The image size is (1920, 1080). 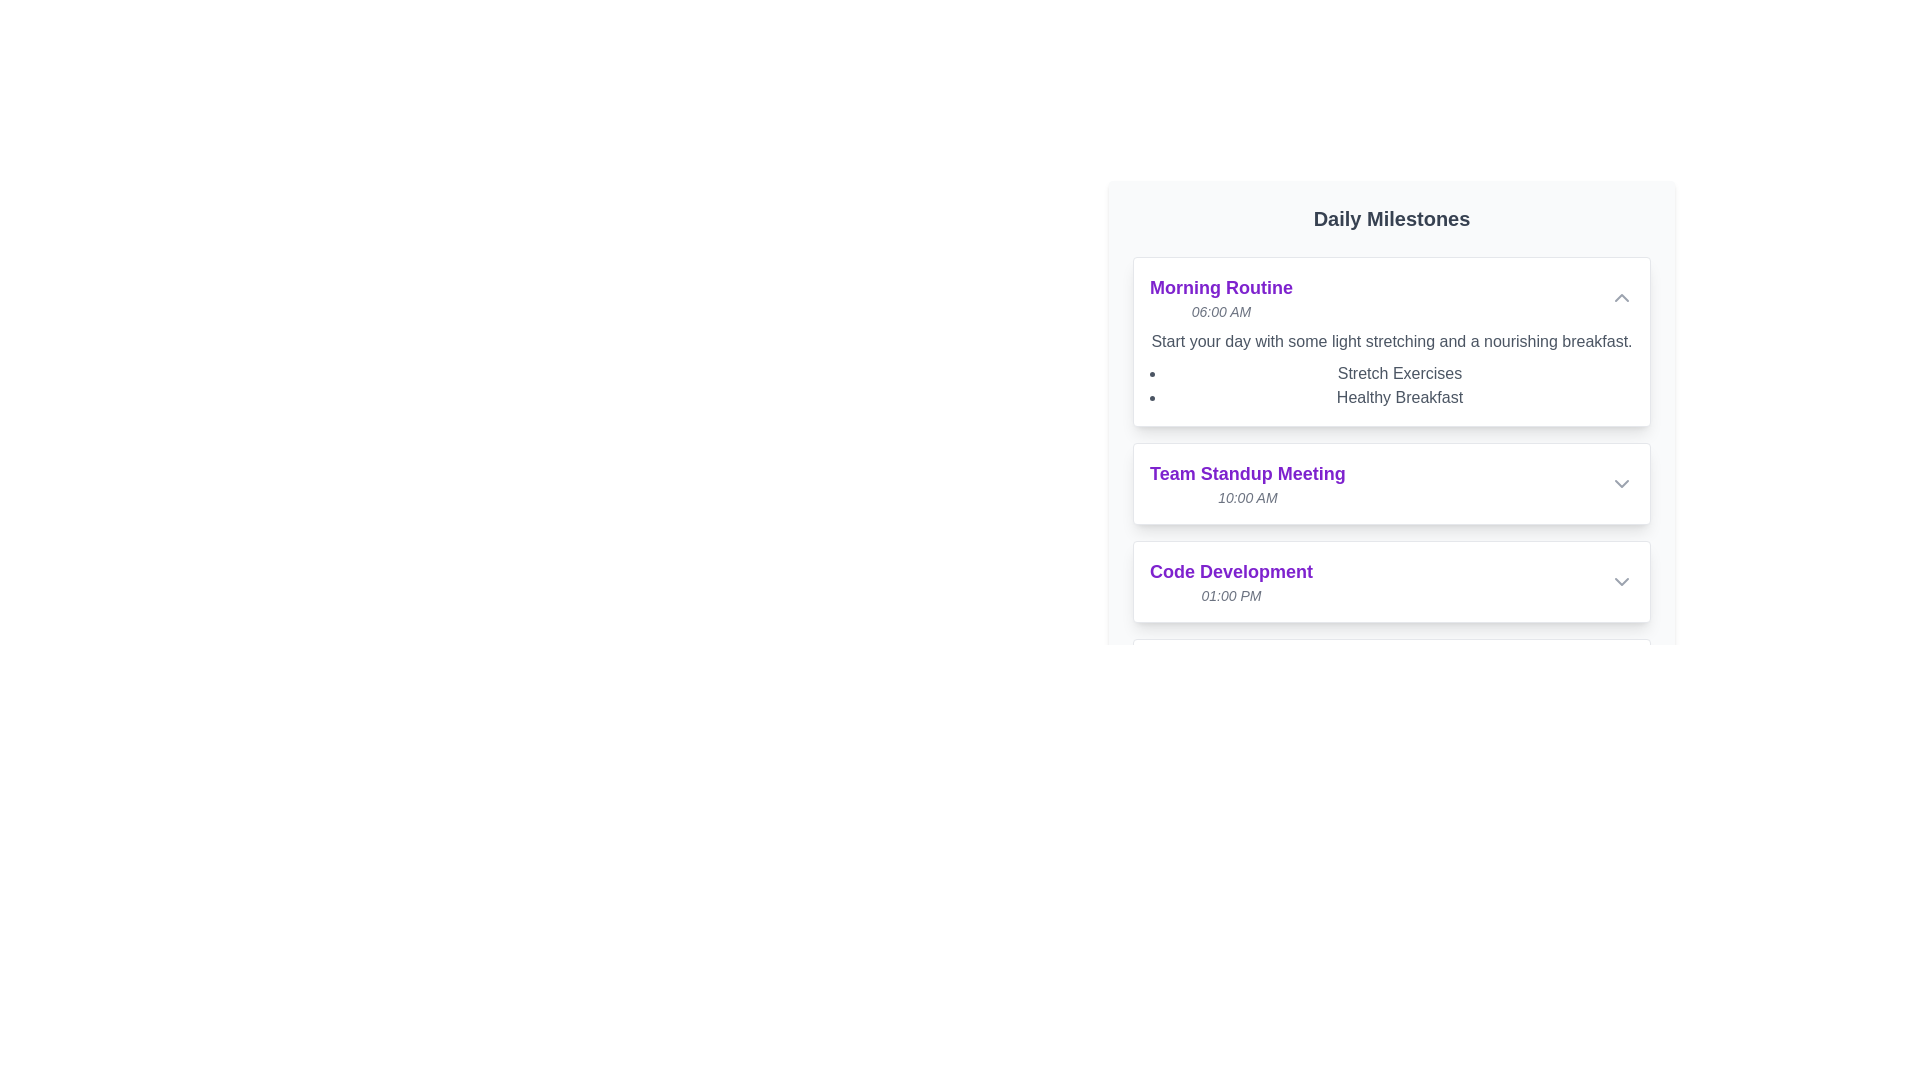 I want to click on the arrow button of the Expandable list item displaying a scheduled meeting's title and time indicator, located in the 'Daily Milestones' section, so click(x=1391, y=483).